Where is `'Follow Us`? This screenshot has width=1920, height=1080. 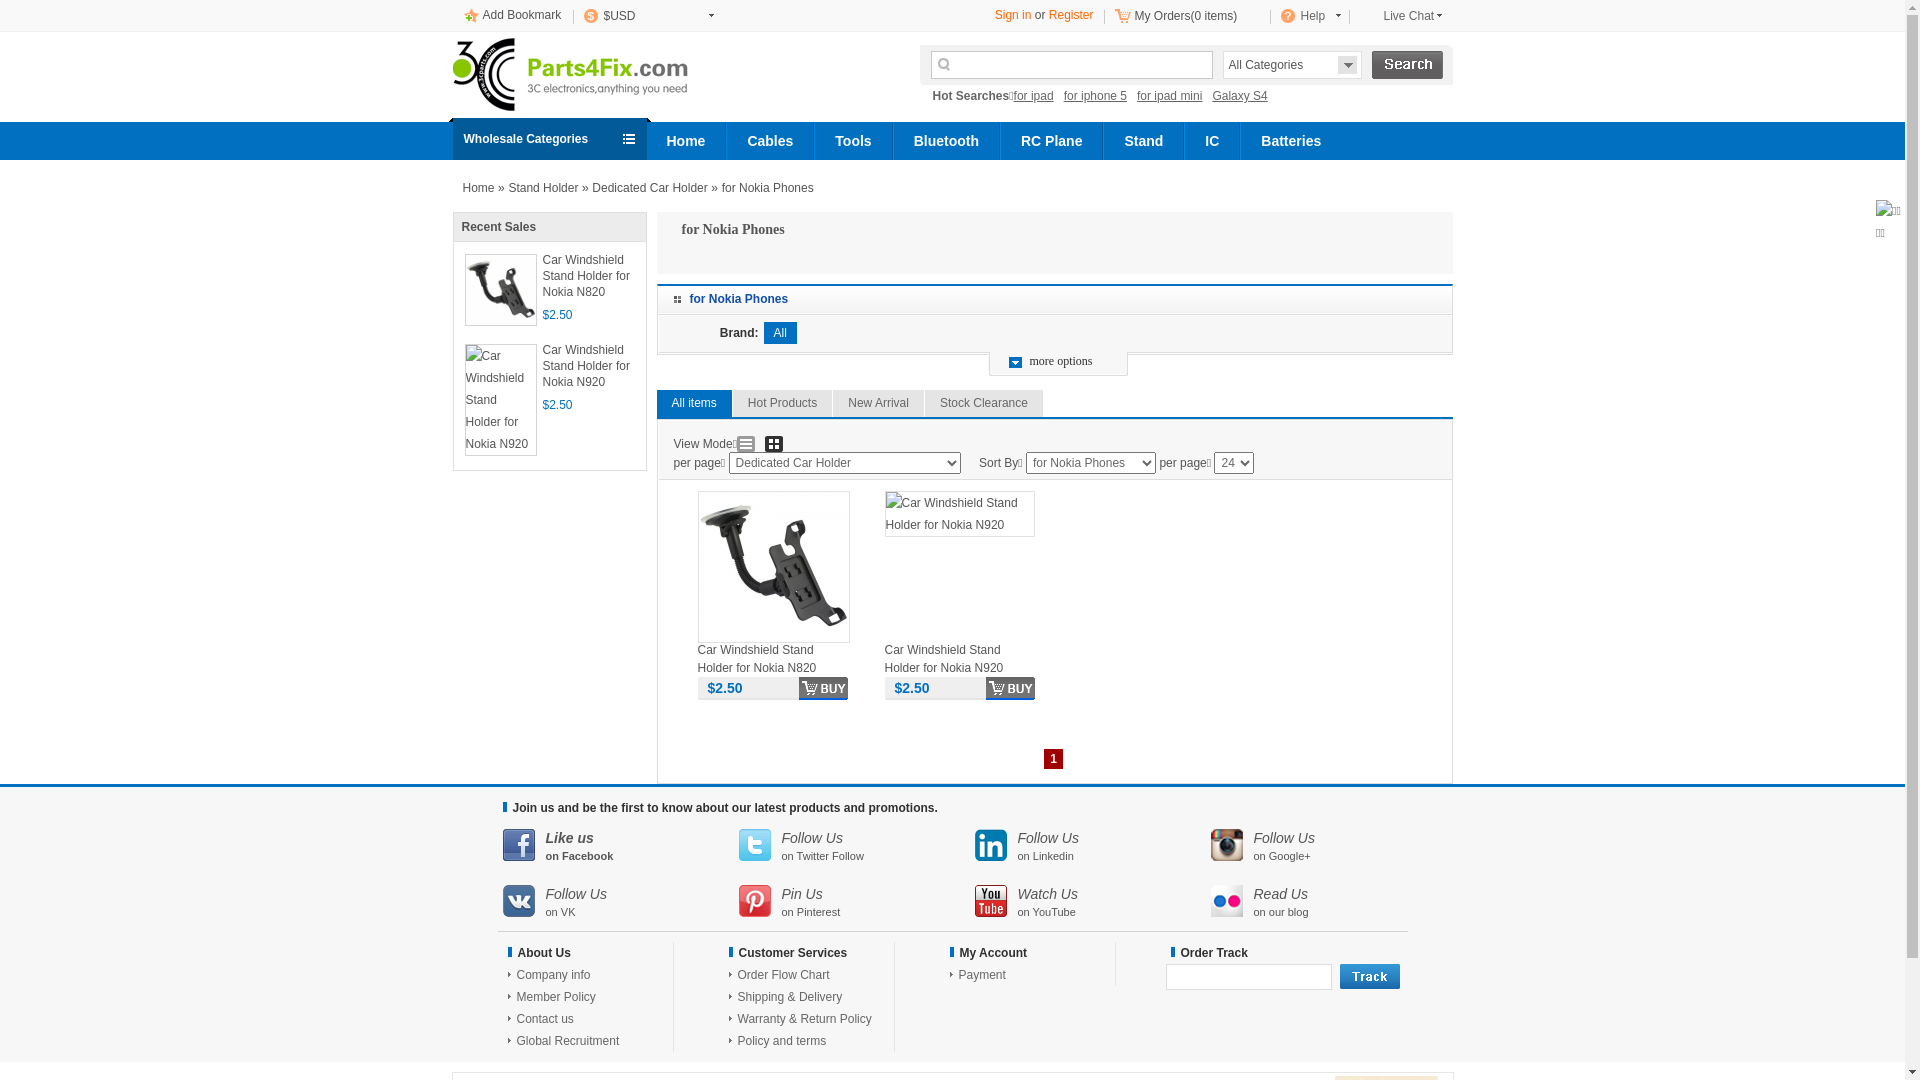
'Follow Us is located at coordinates (618, 901).